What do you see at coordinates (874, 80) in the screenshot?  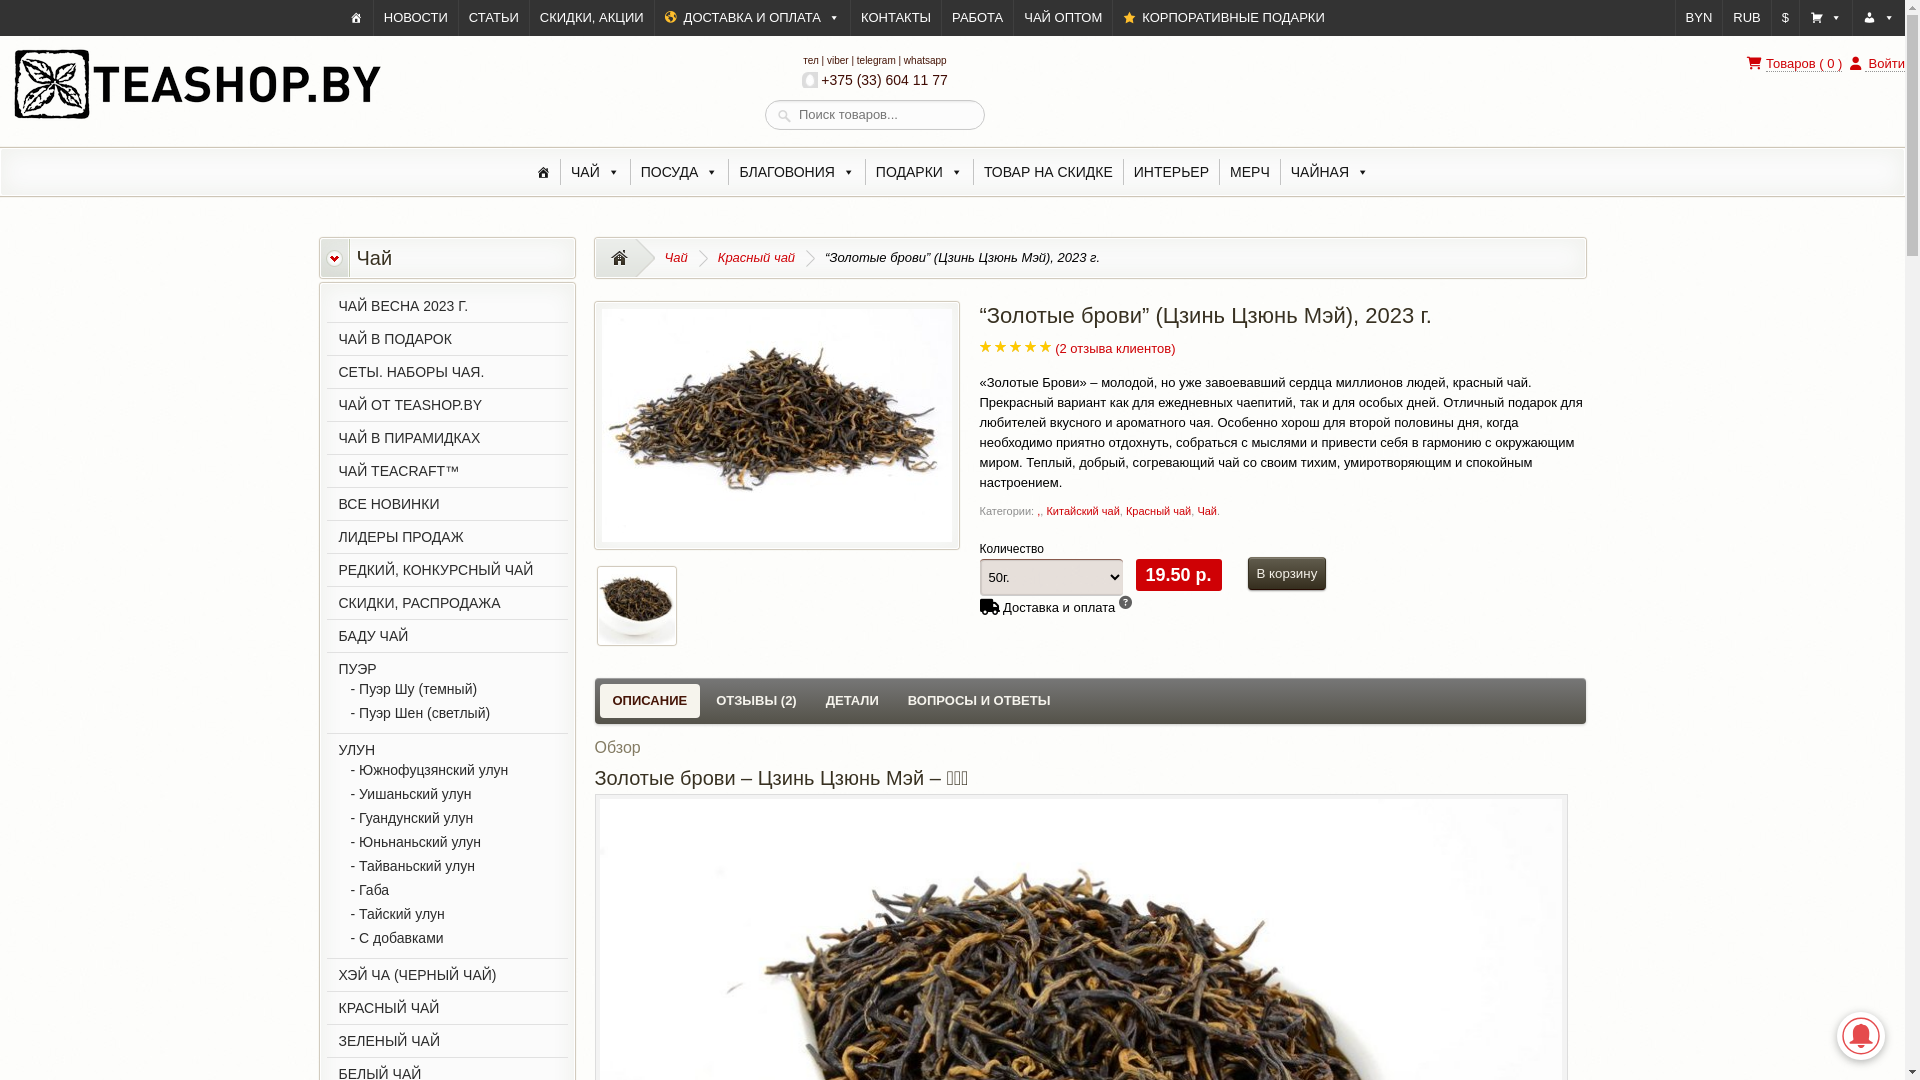 I see `'+375 (33) 604 11 77'` at bounding box center [874, 80].